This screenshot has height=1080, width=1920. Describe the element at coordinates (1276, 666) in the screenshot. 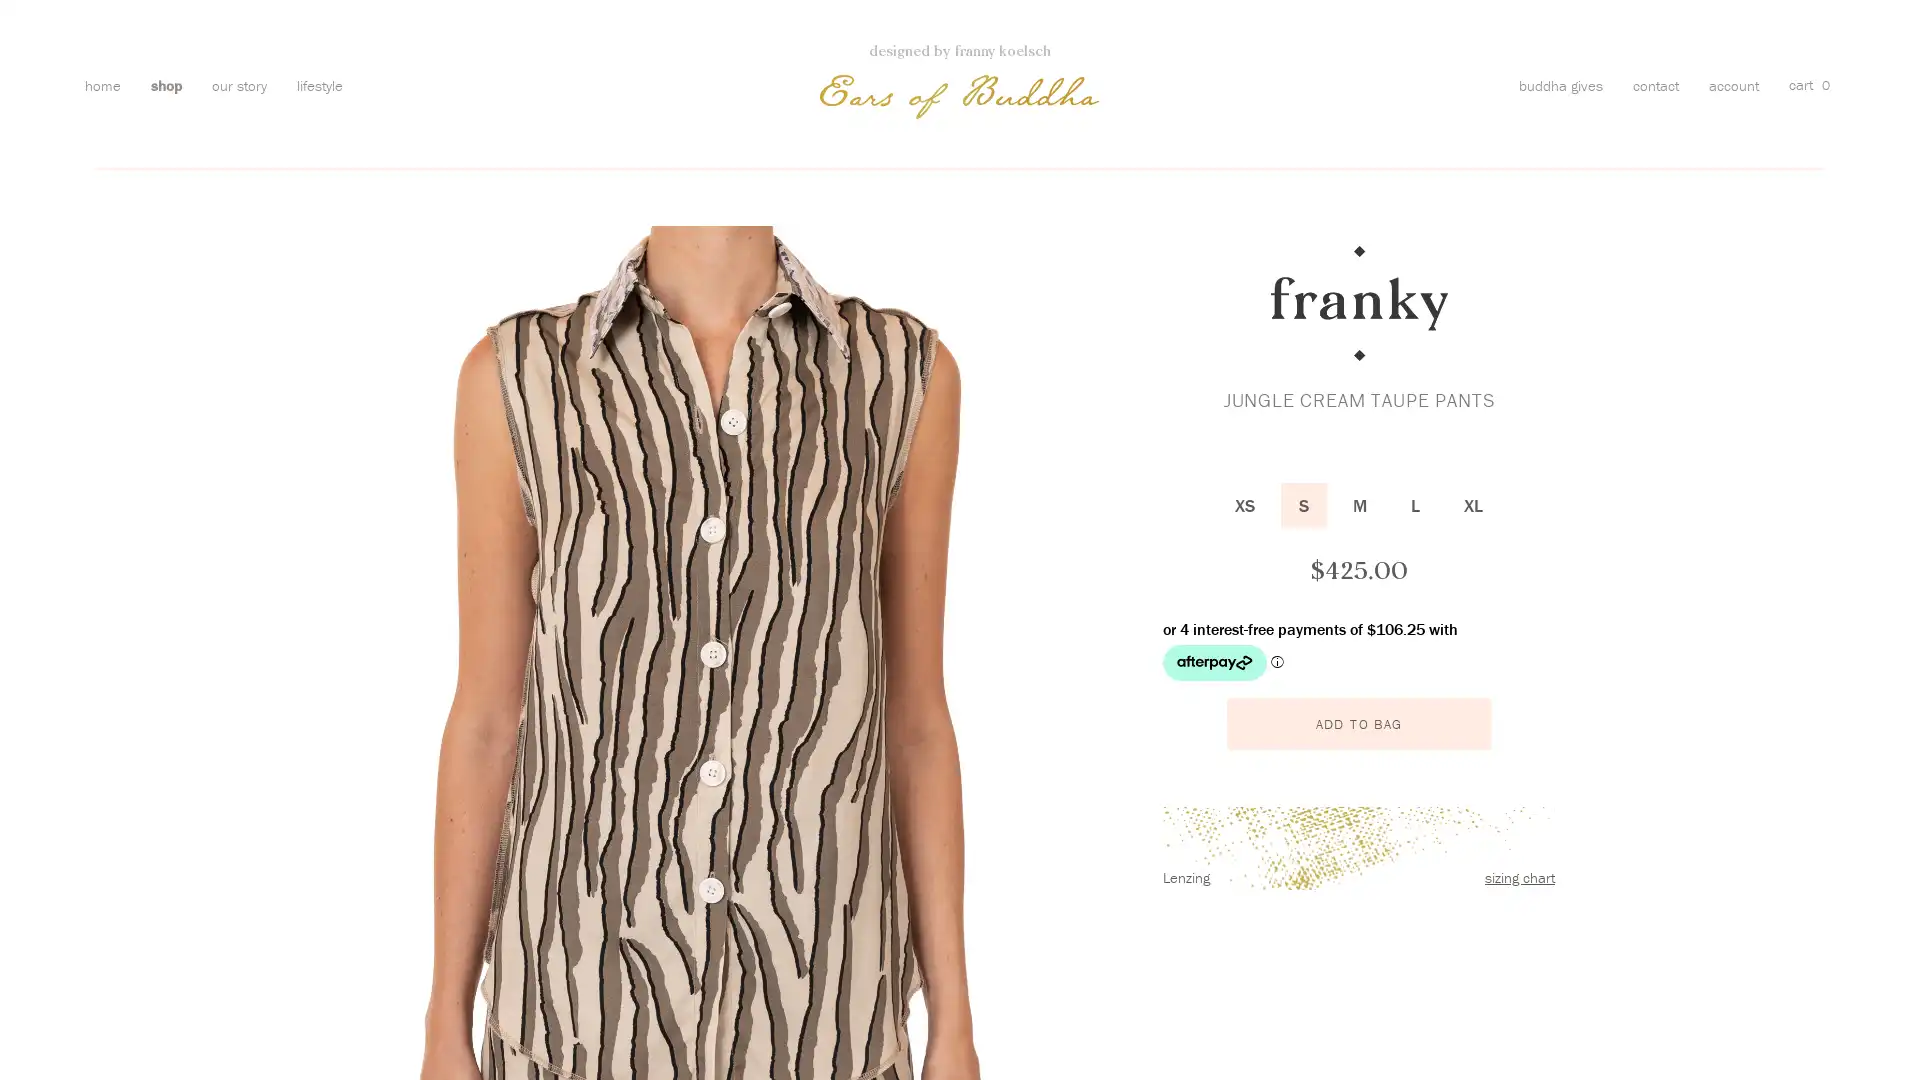

I see `Afterpay Information - Opens a dialog` at that location.